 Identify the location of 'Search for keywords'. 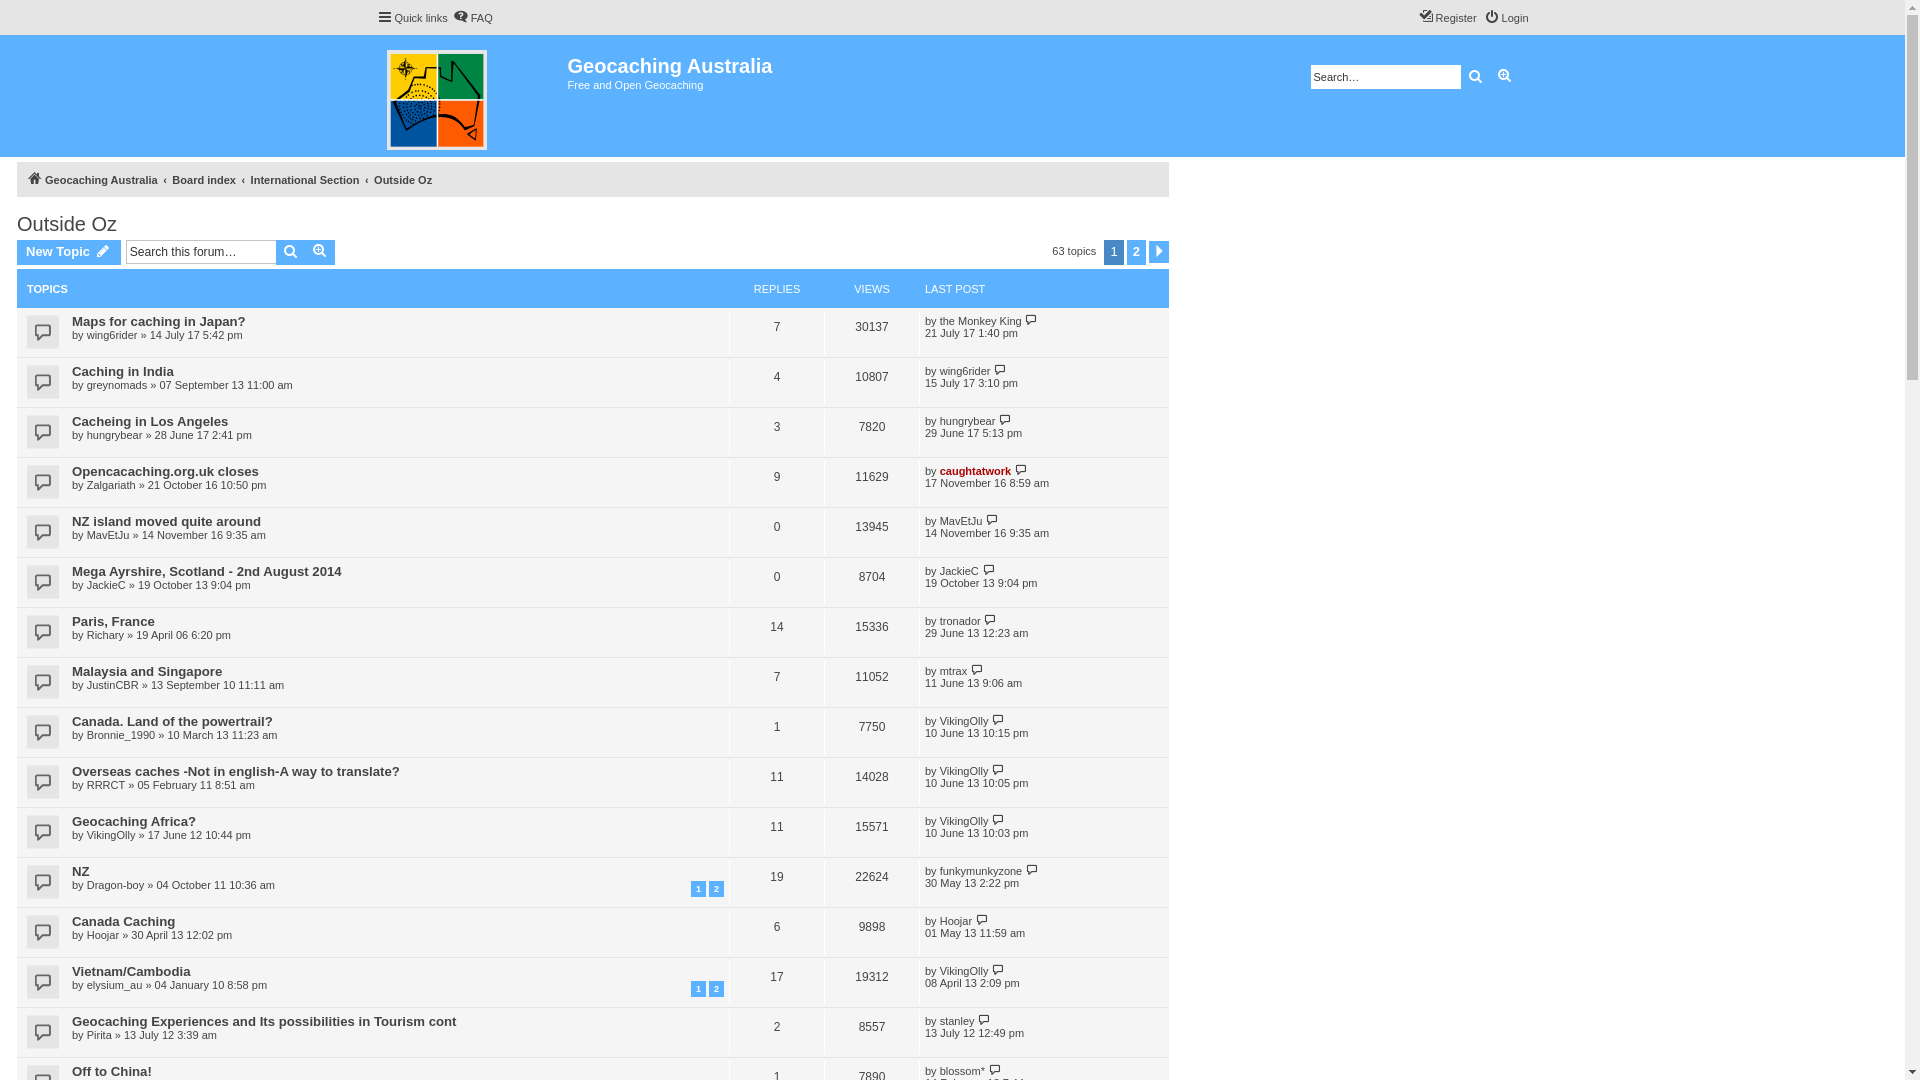
(1384, 76).